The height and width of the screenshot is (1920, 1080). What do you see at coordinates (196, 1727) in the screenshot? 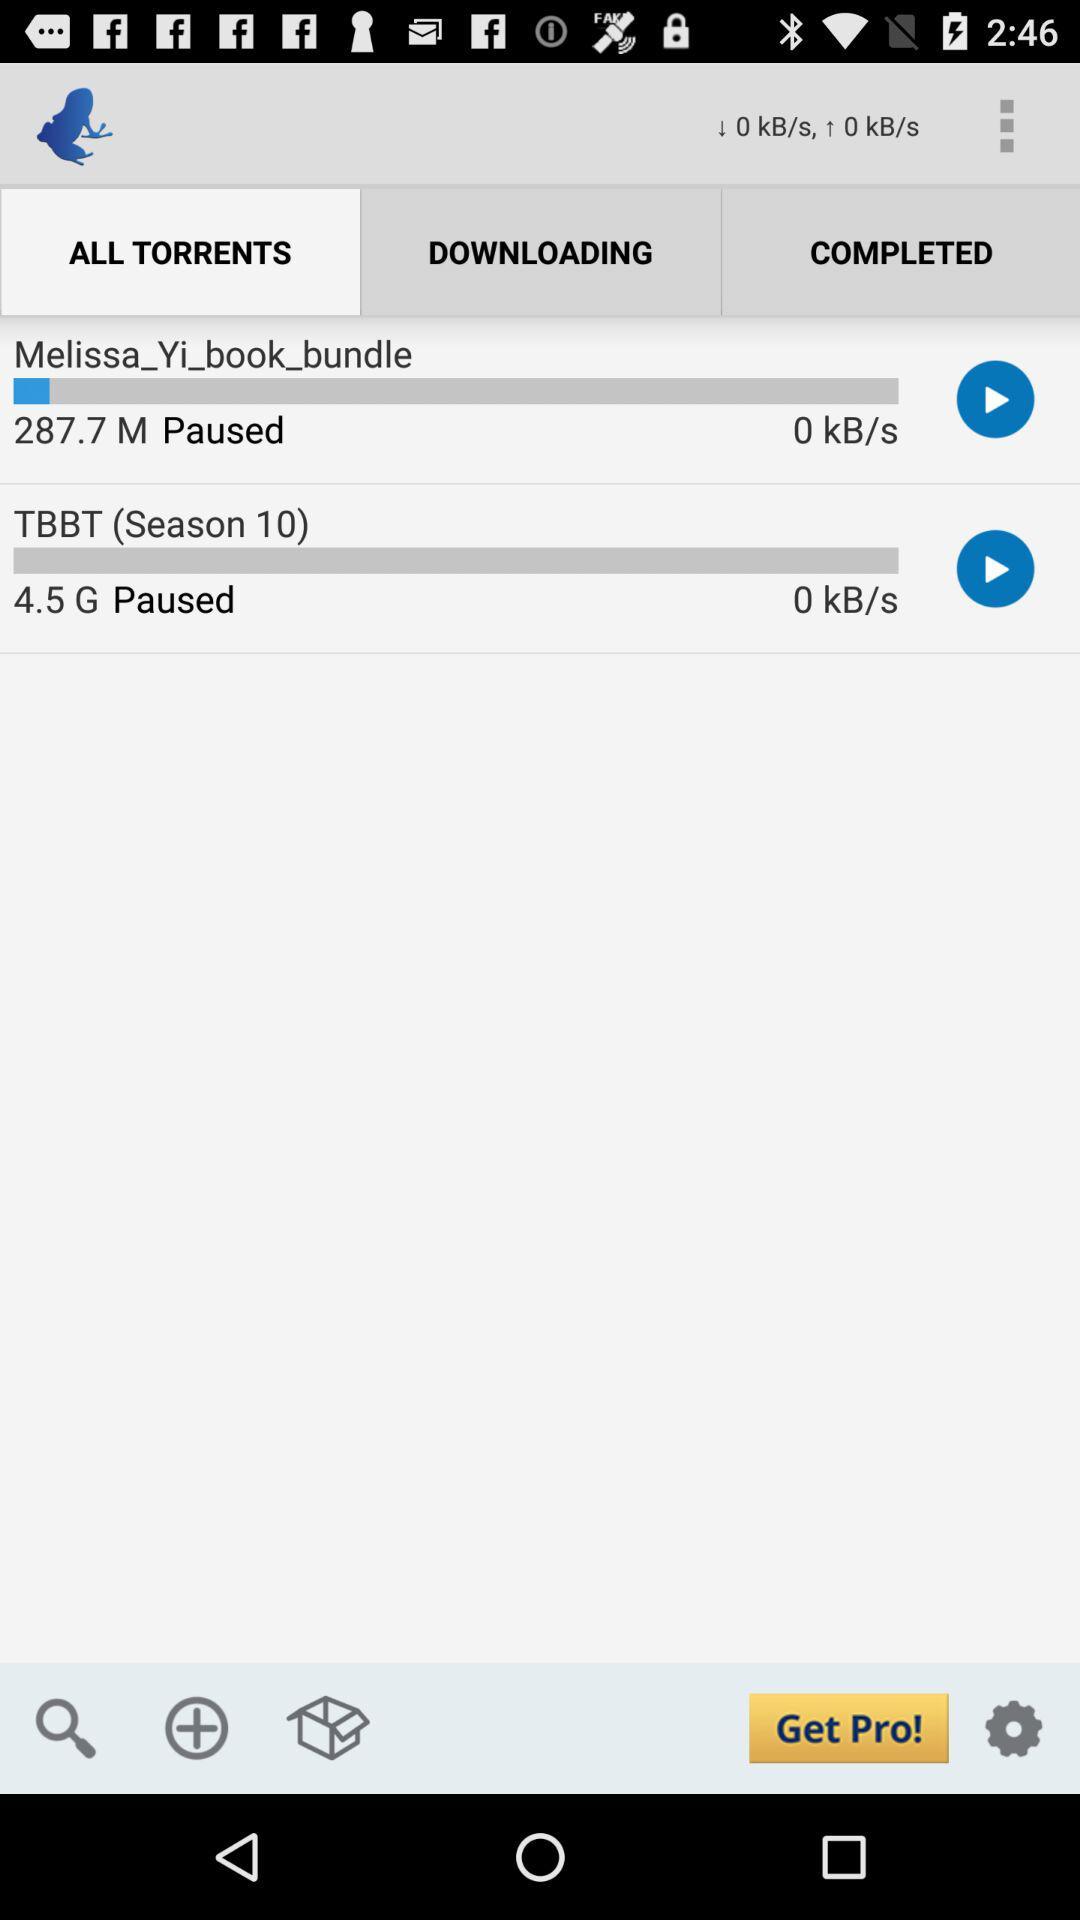
I see `app below paused` at bounding box center [196, 1727].